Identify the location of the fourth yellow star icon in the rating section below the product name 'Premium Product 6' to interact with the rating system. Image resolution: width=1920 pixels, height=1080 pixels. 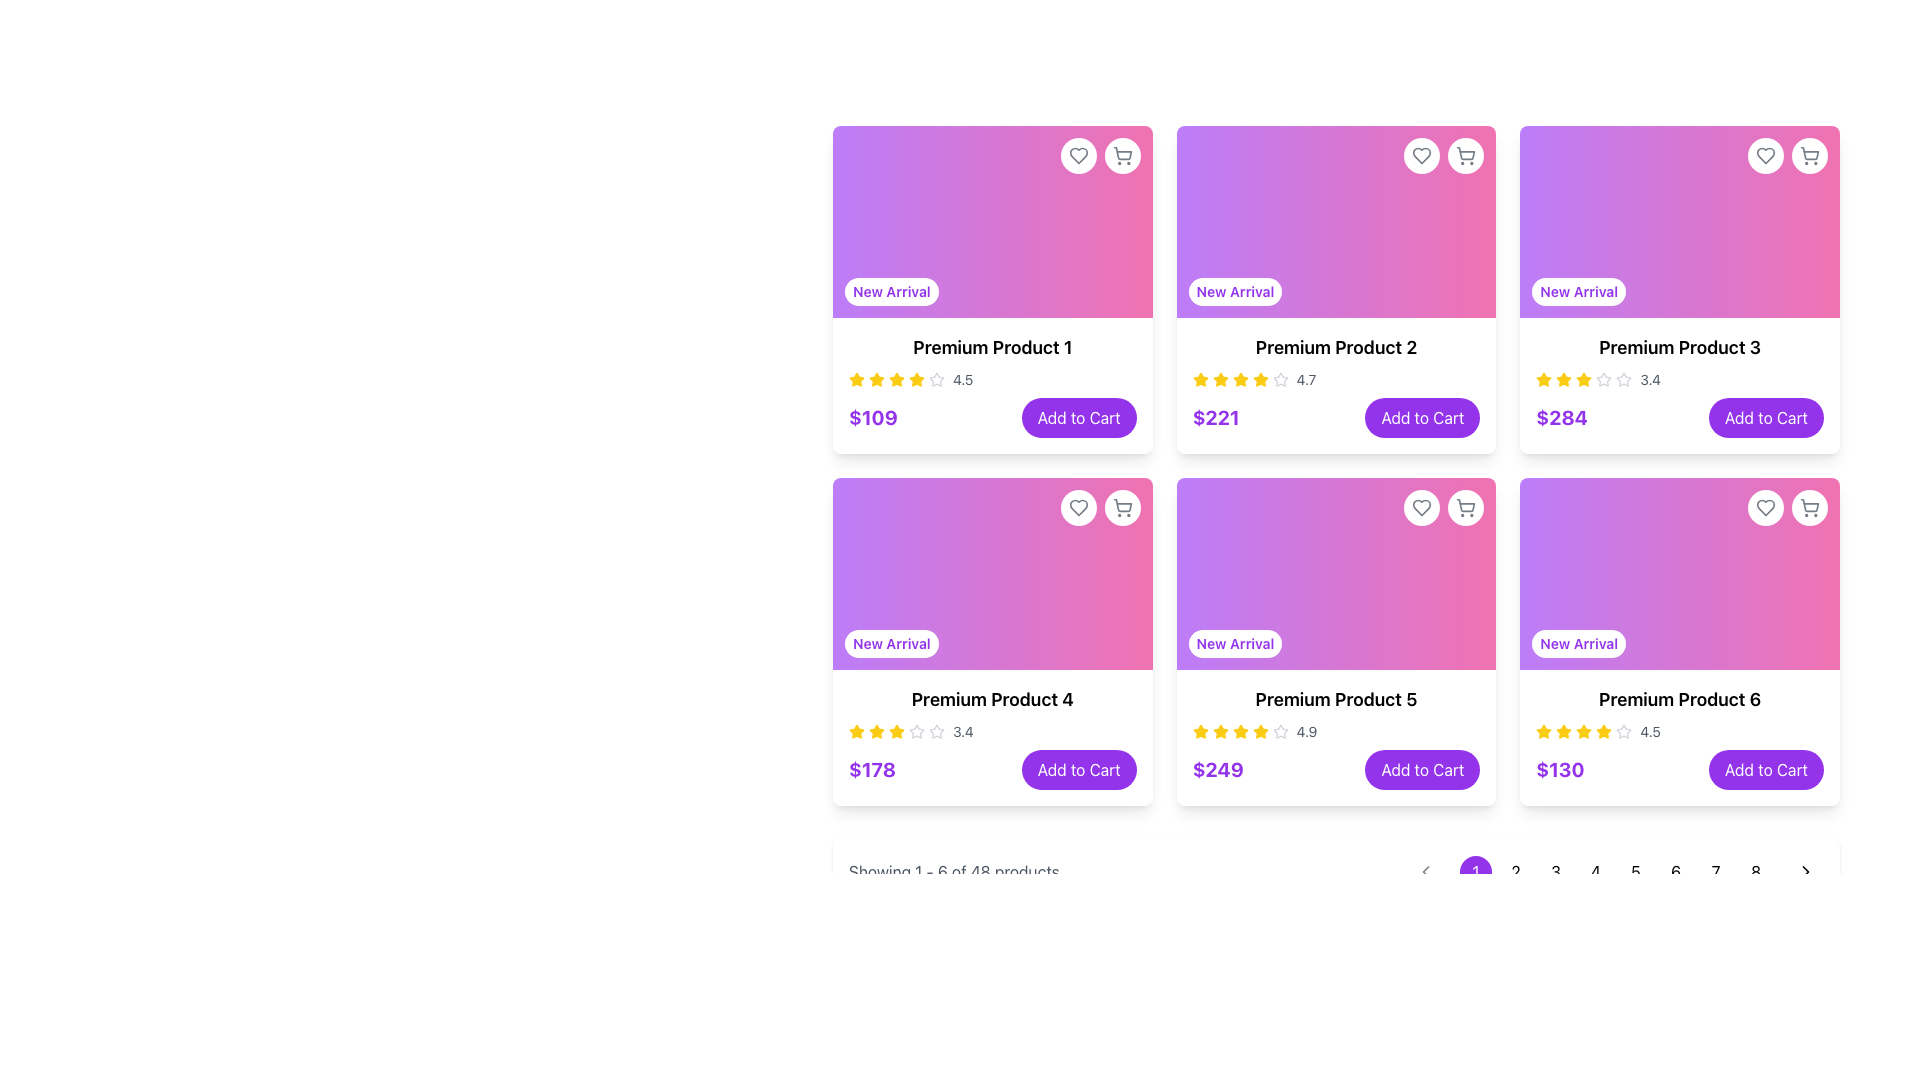
(1583, 732).